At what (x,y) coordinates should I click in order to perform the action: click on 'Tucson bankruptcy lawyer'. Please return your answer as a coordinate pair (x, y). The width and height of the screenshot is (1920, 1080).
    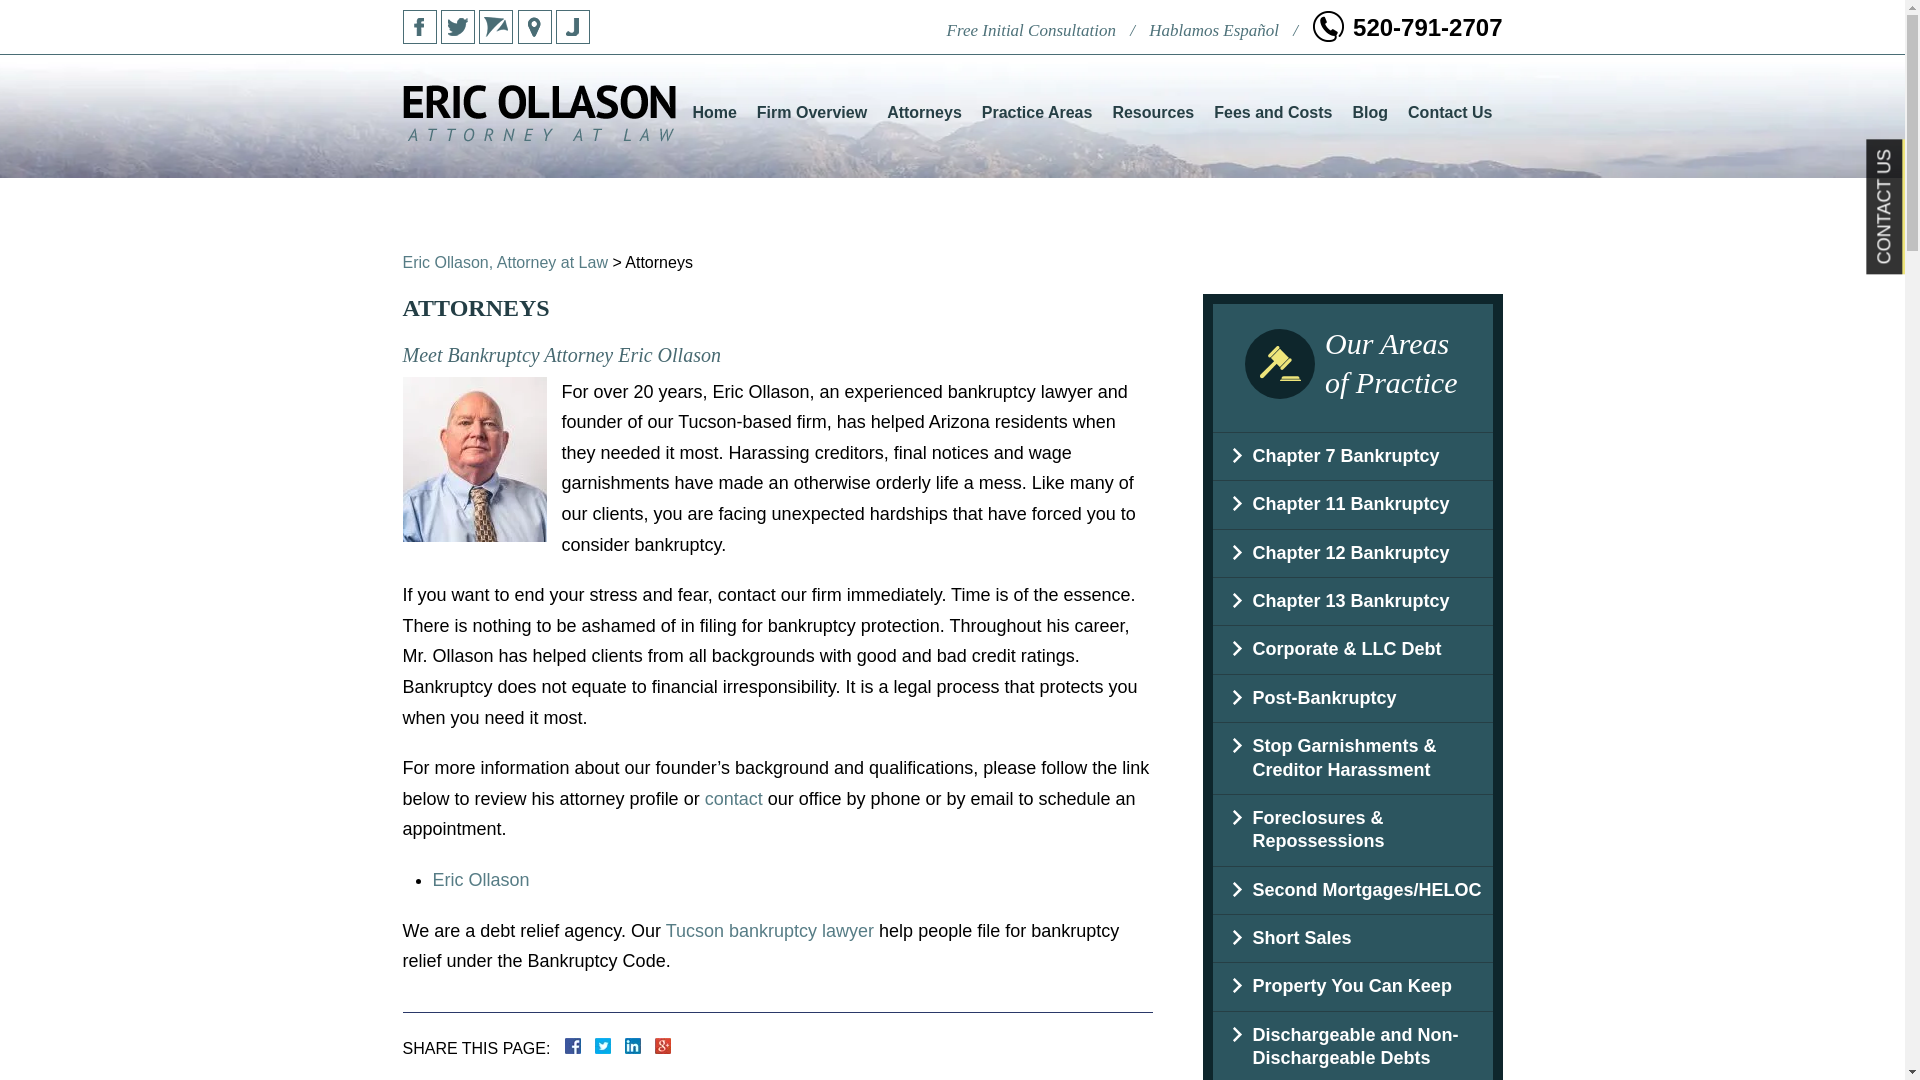
    Looking at the image, I should click on (768, 929).